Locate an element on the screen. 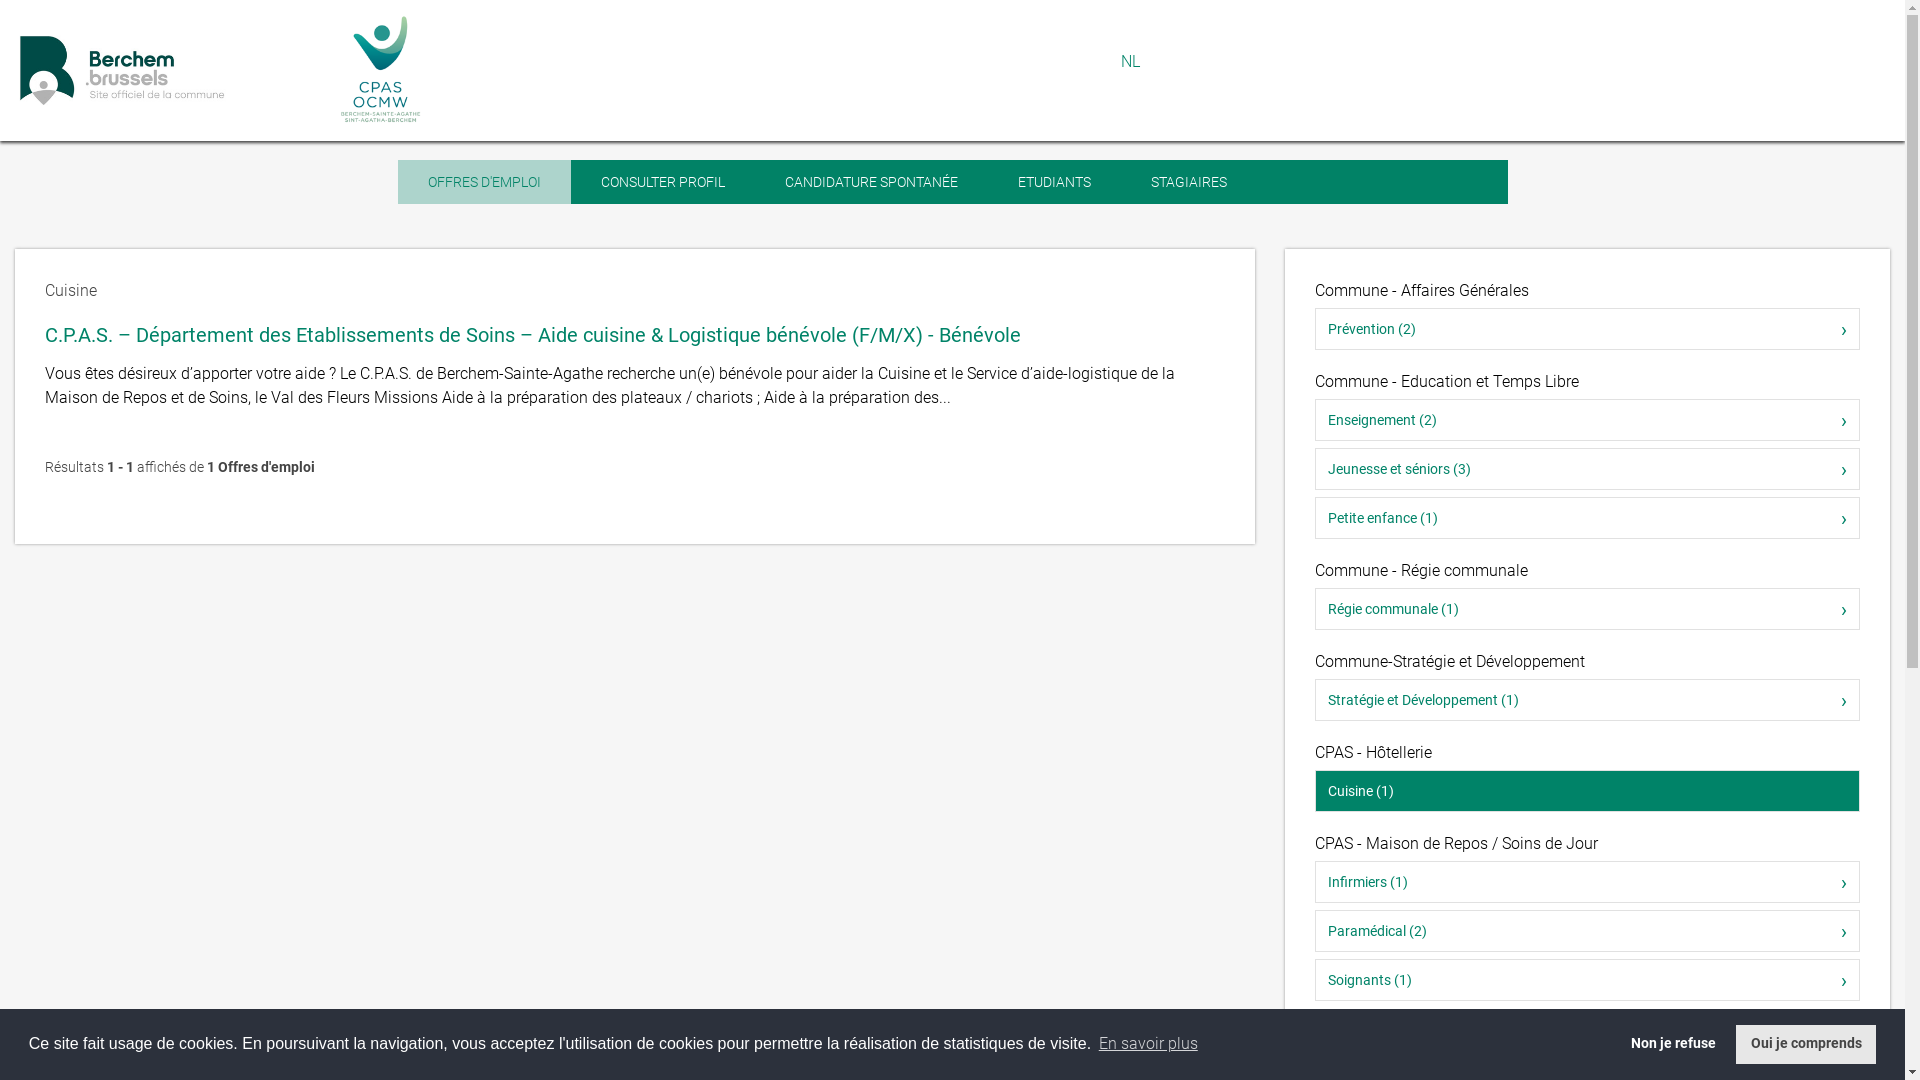 This screenshot has height=1080, width=1920. 'Non je refuse' is located at coordinates (1673, 1043).